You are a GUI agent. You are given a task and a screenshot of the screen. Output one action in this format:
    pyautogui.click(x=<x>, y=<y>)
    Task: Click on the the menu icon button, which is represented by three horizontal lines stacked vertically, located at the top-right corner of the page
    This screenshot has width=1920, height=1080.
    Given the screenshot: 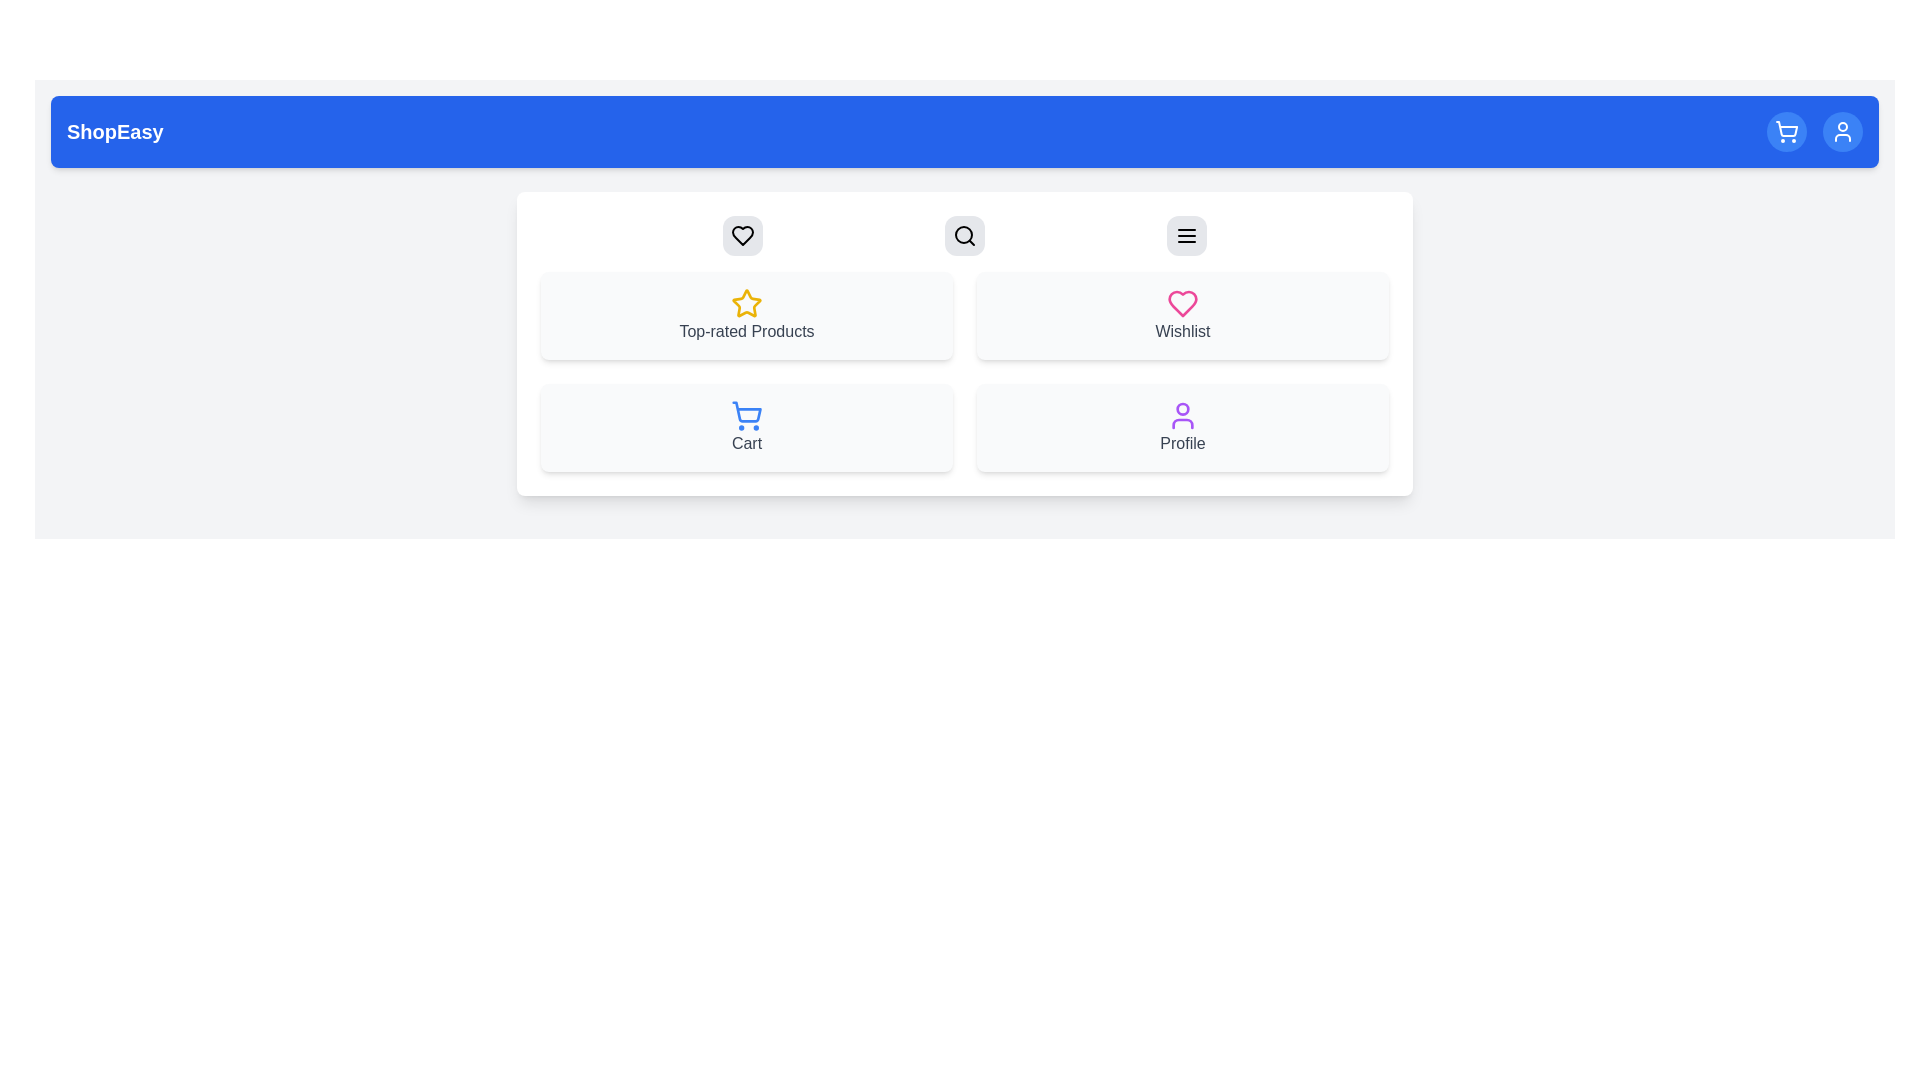 What is the action you would take?
    pyautogui.click(x=1186, y=234)
    